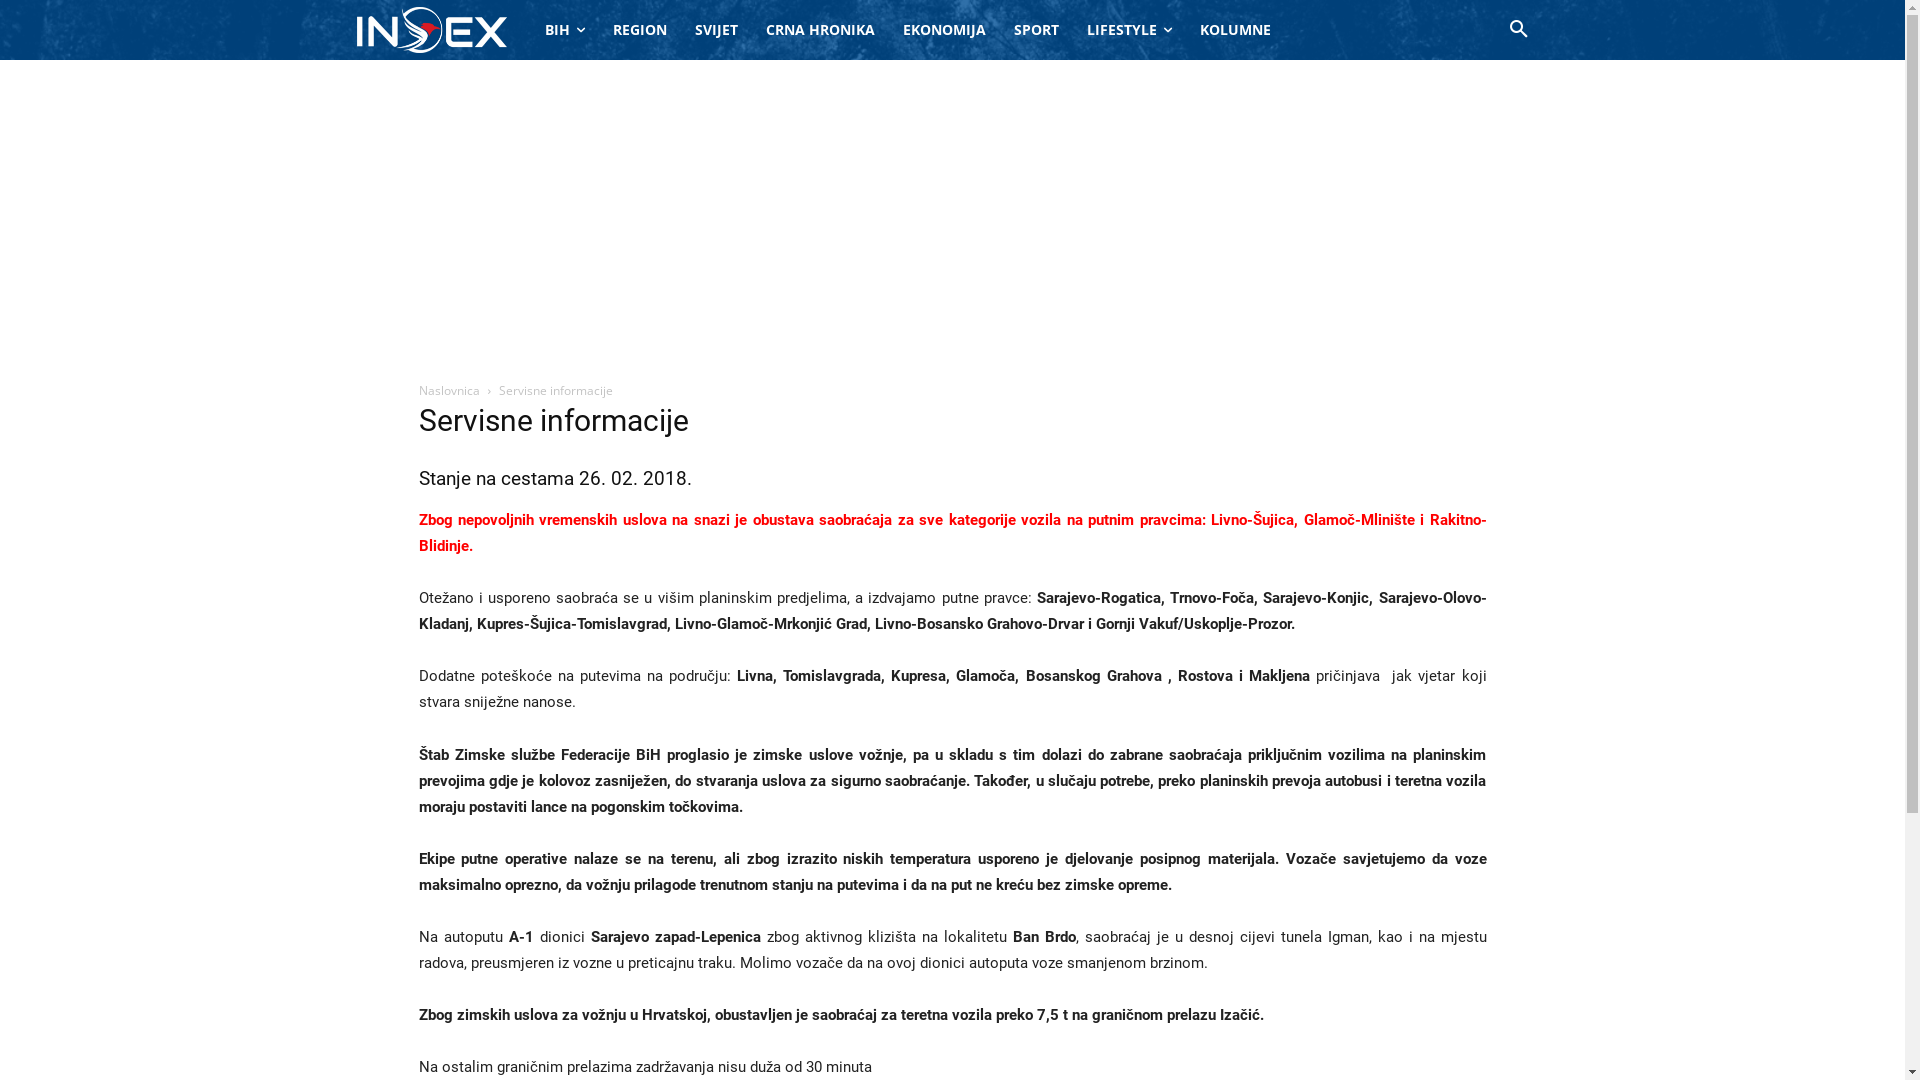 Image resolution: width=1920 pixels, height=1080 pixels. What do you see at coordinates (715, 30) in the screenshot?
I see `'SVIJET'` at bounding box center [715, 30].